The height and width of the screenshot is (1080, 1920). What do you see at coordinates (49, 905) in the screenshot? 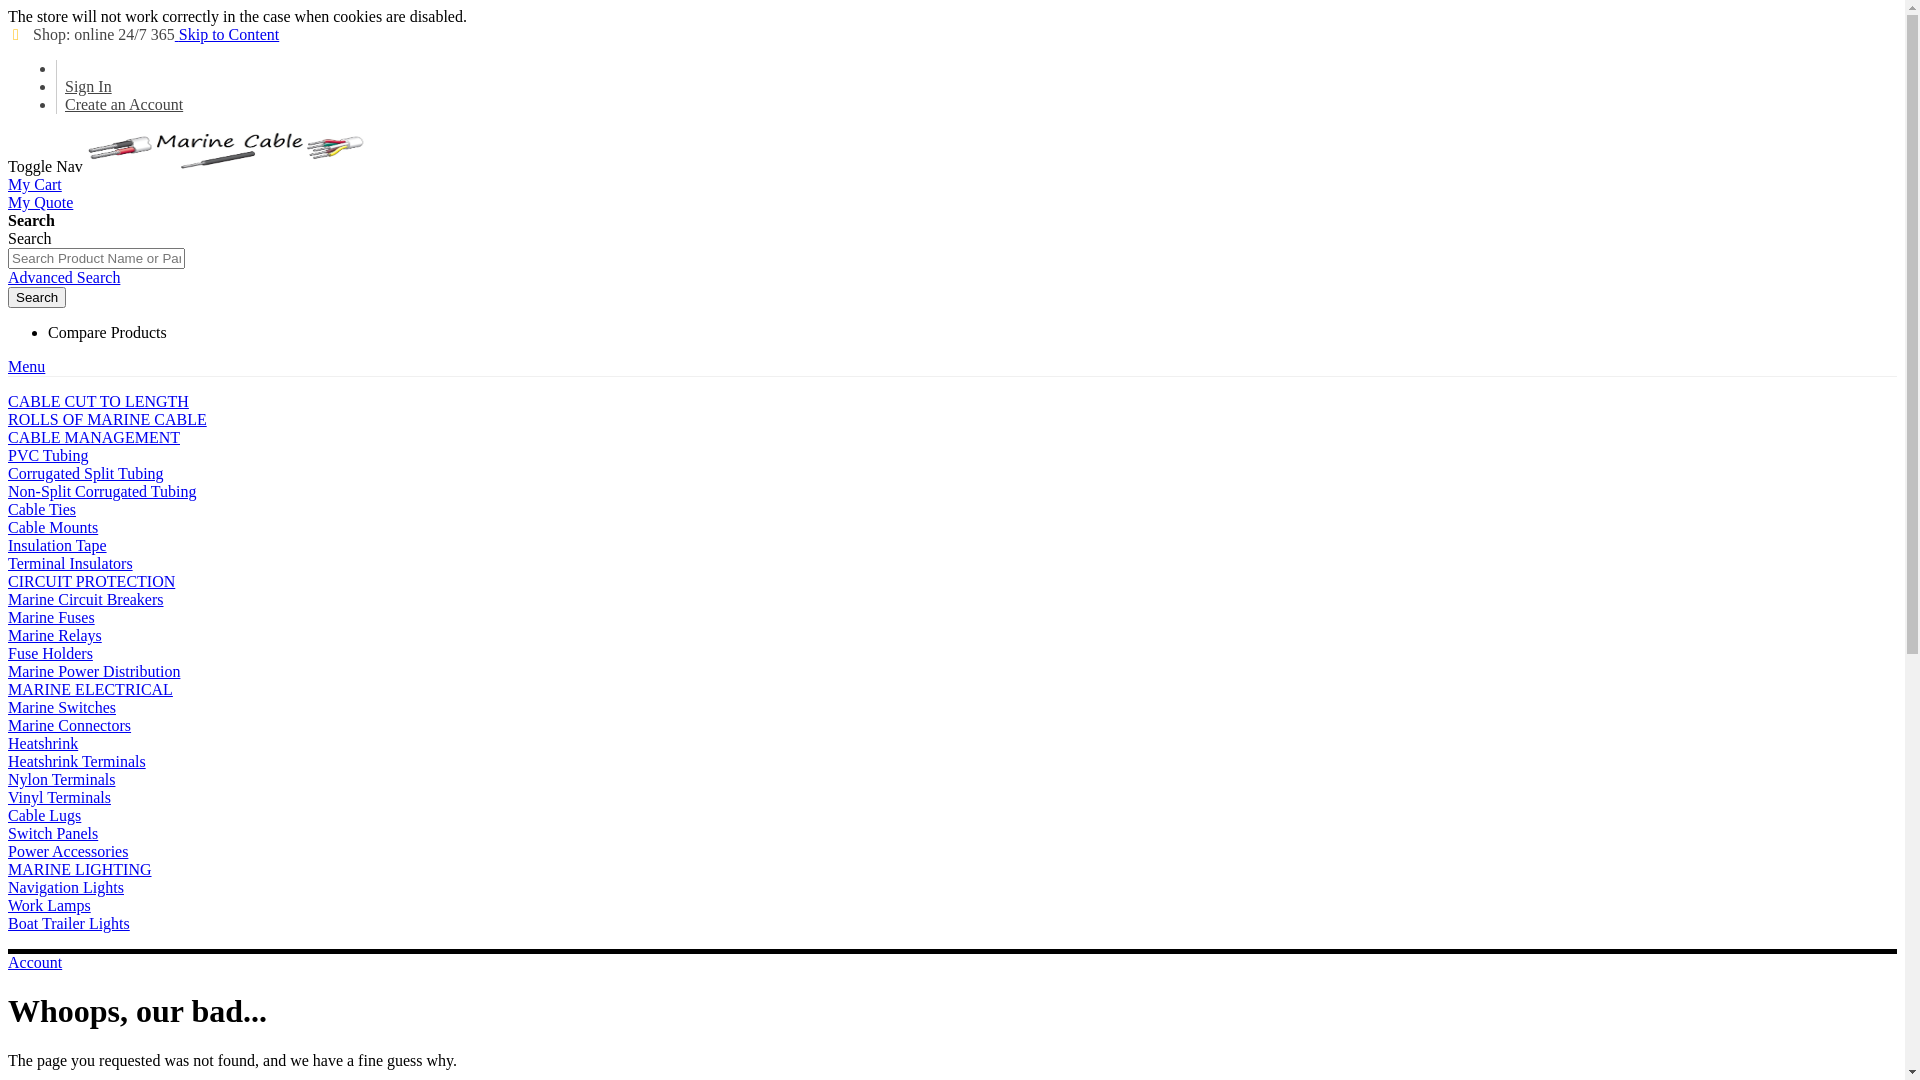
I see `'Work Lamps'` at bounding box center [49, 905].